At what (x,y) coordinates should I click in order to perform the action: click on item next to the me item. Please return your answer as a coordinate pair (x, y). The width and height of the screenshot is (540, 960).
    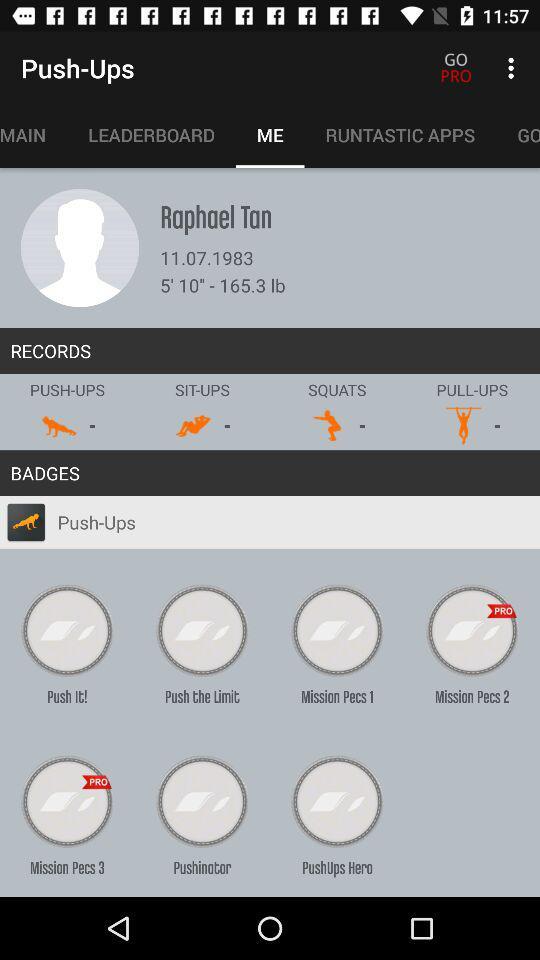
    Looking at the image, I should click on (400, 134).